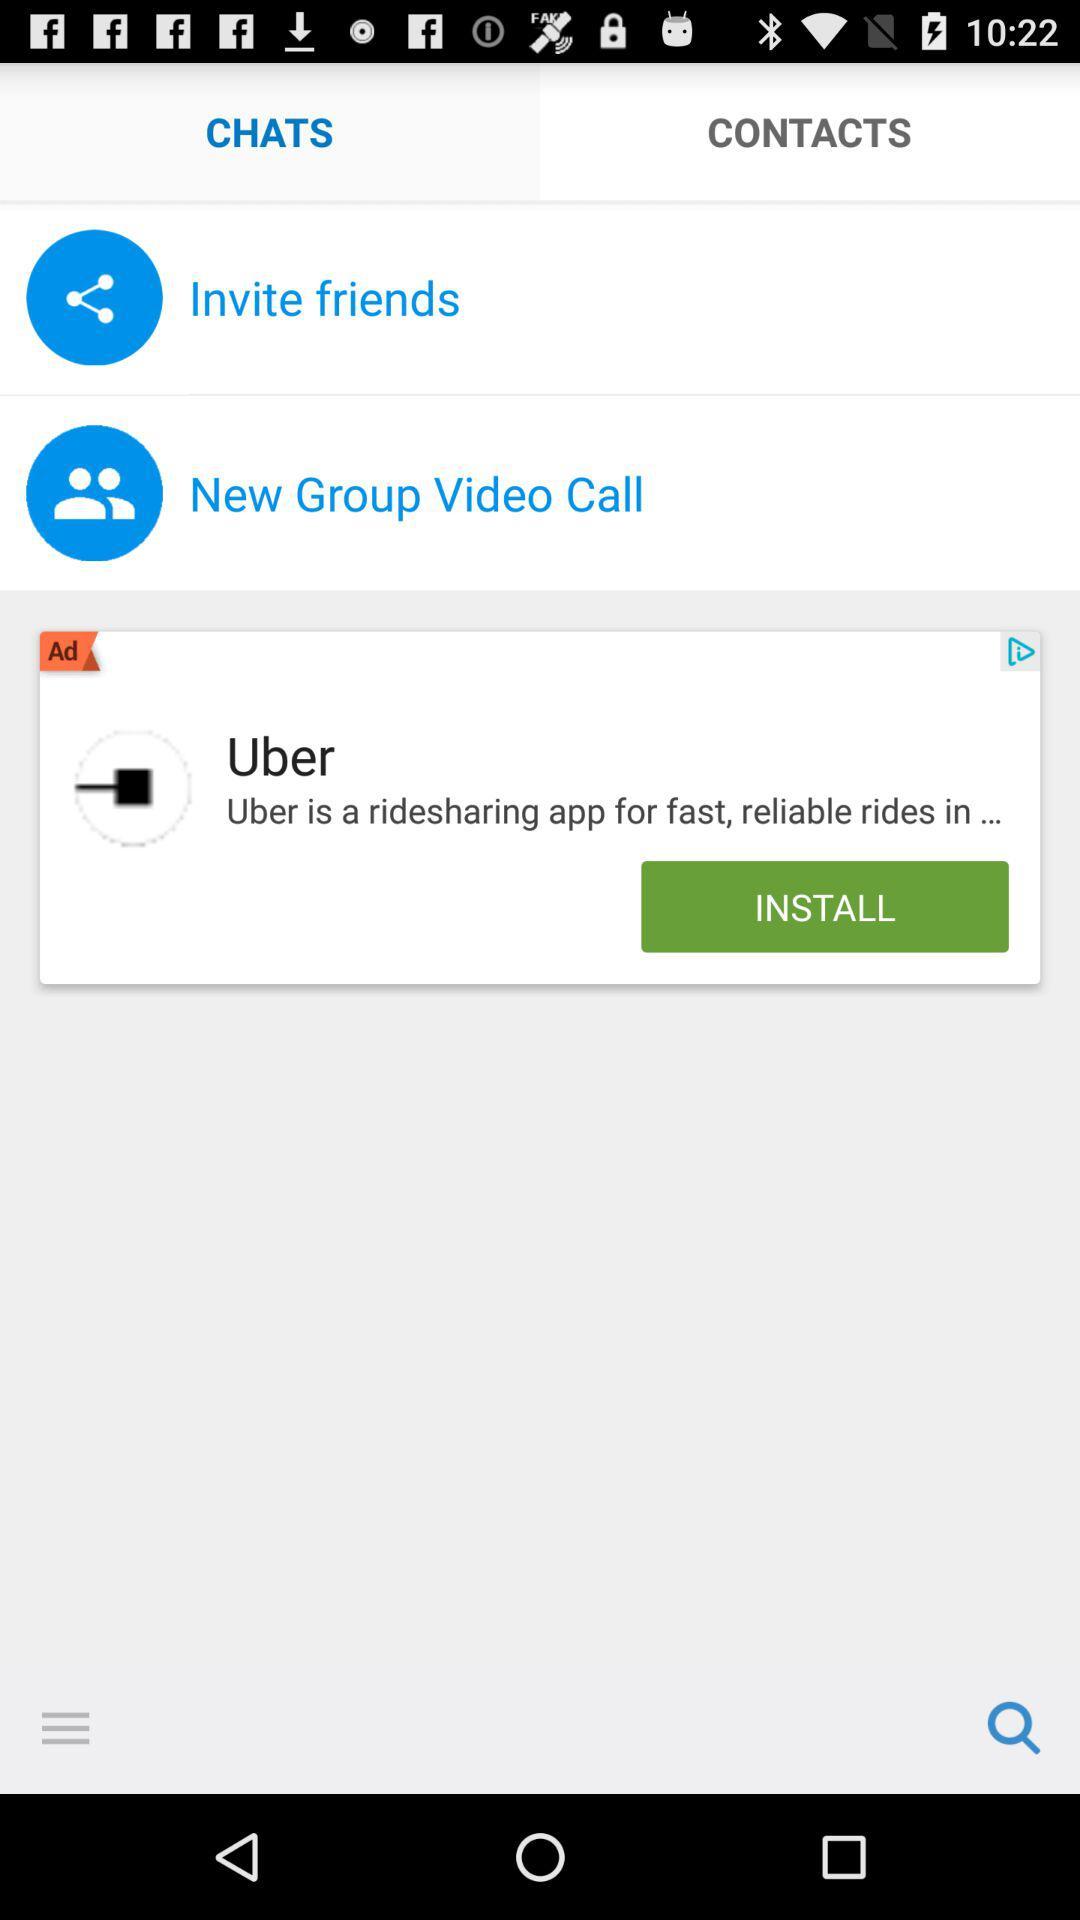 The height and width of the screenshot is (1920, 1080). Describe the element at coordinates (540, 205) in the screenshot. I see `icon below chats app` at that location.